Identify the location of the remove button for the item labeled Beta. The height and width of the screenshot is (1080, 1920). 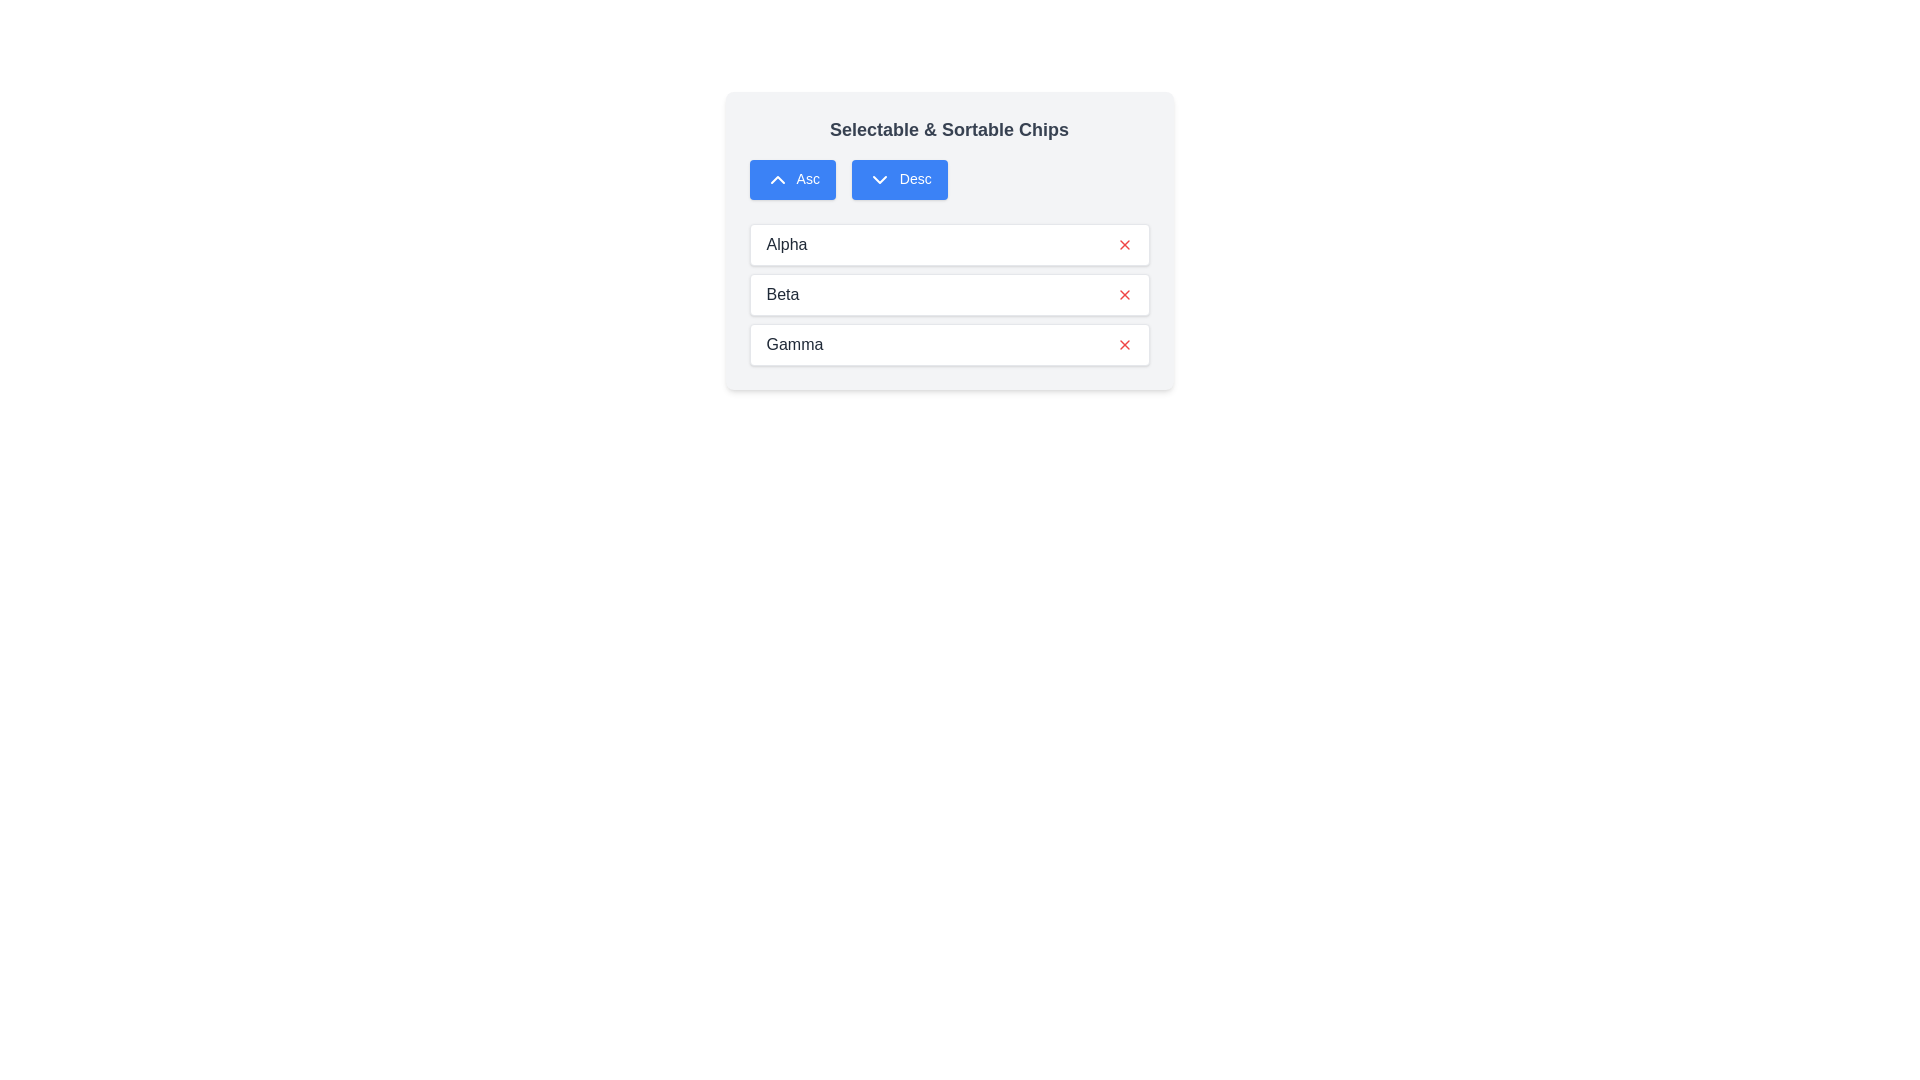
(1124, 294).